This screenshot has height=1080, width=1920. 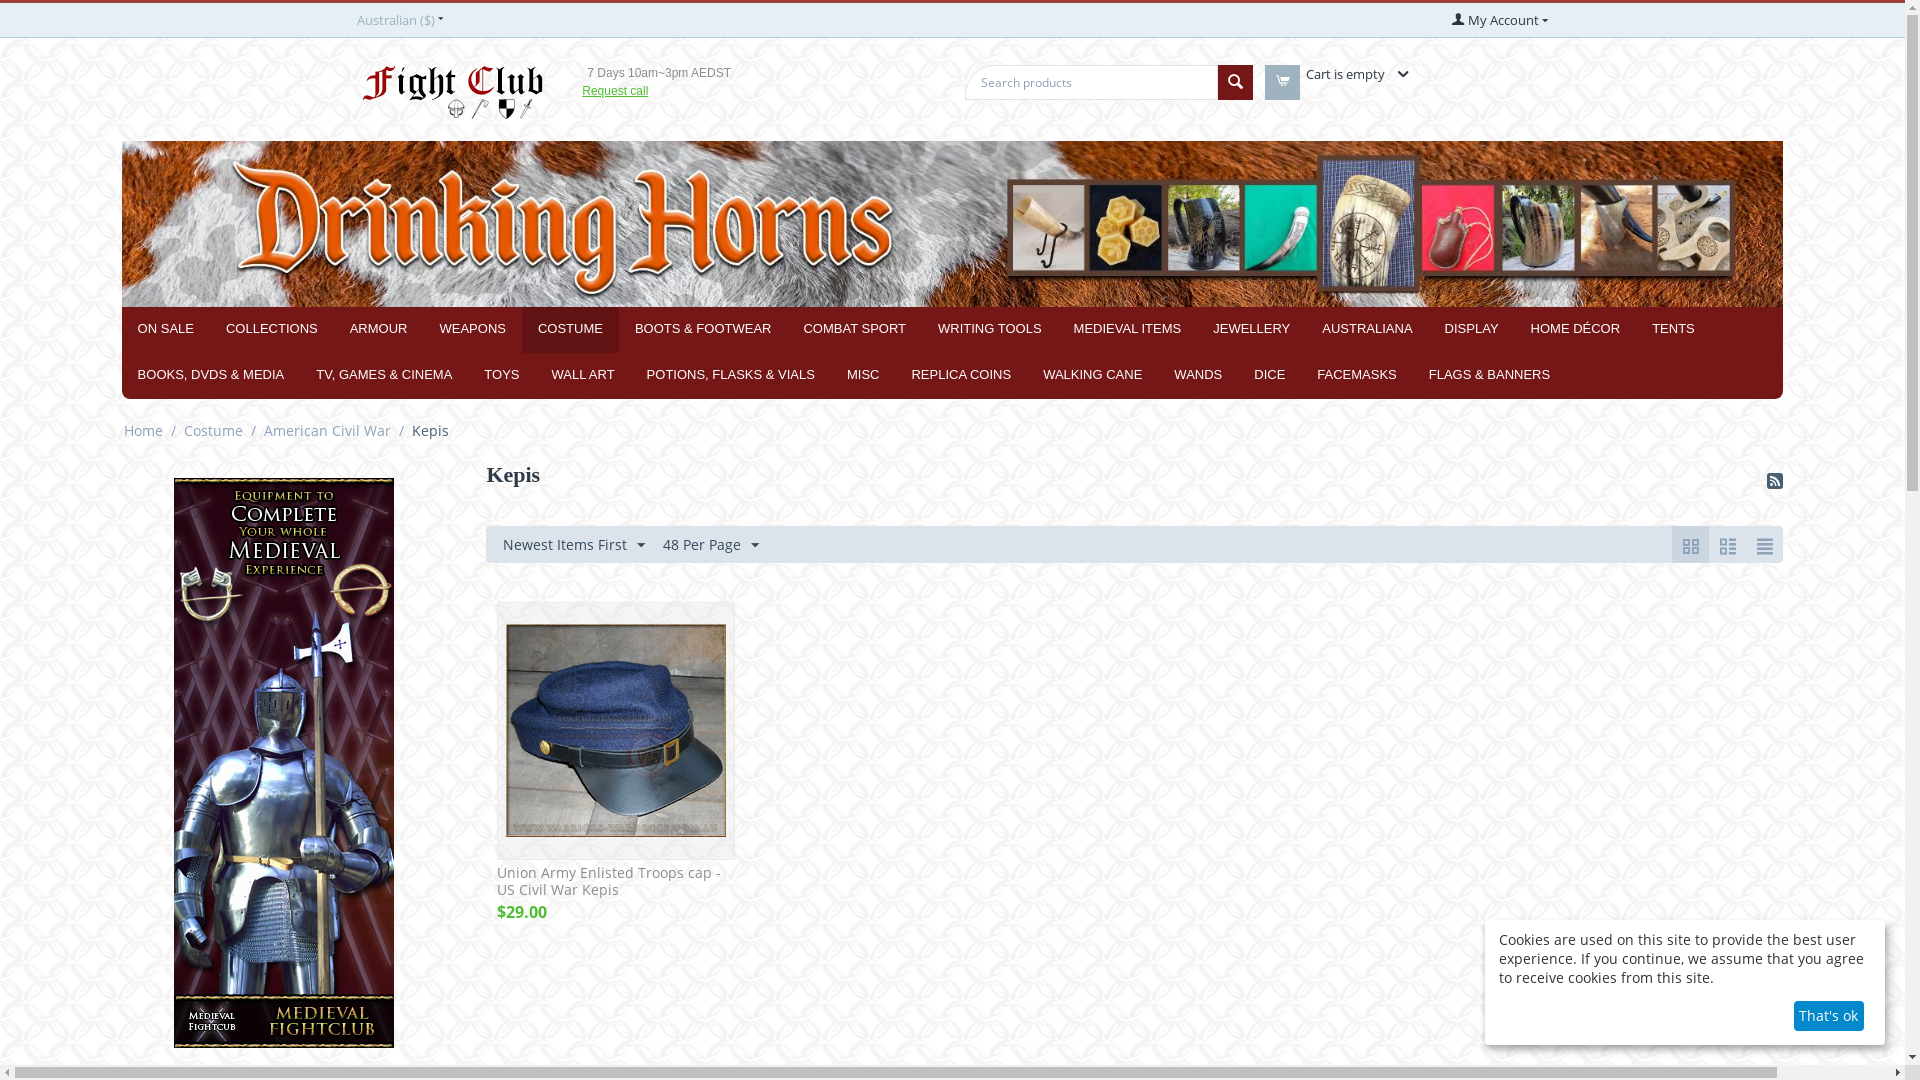 I want to click on 'Search products', so click(x=1089, y=81).